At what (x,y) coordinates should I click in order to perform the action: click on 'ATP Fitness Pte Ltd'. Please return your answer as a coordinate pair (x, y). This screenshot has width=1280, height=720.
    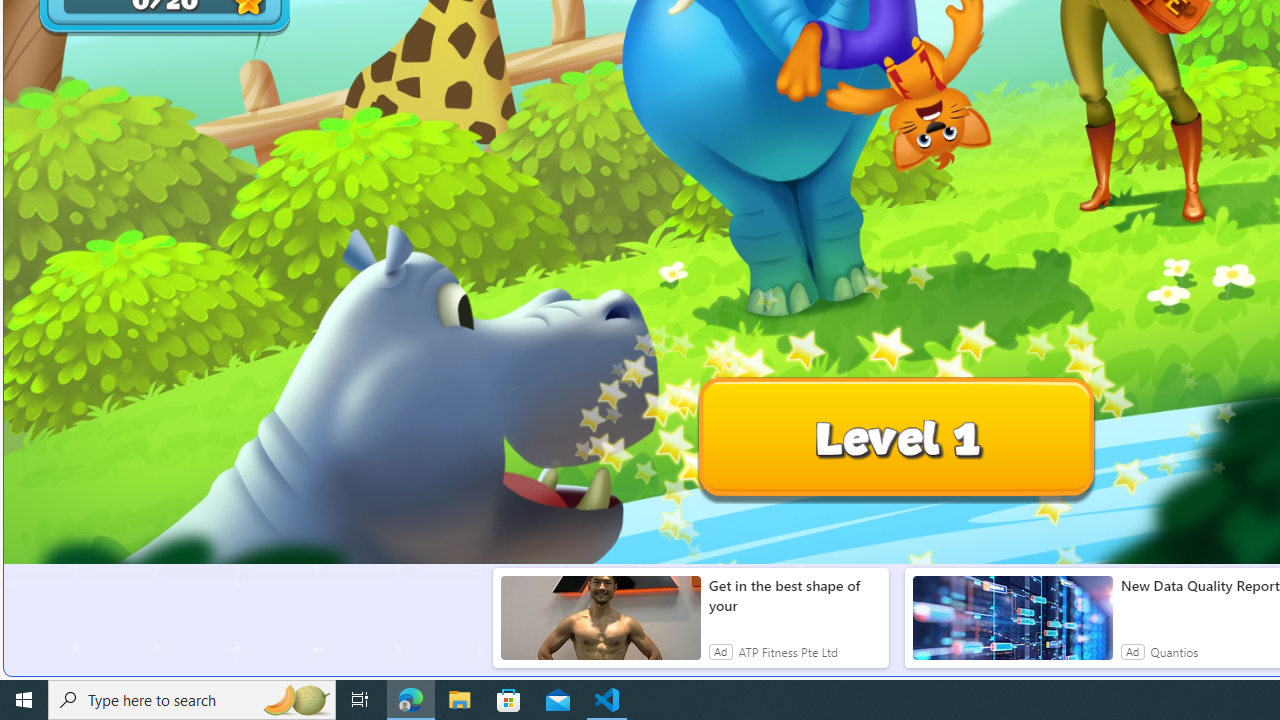
    Looking at the image, I should click on (787, 651).